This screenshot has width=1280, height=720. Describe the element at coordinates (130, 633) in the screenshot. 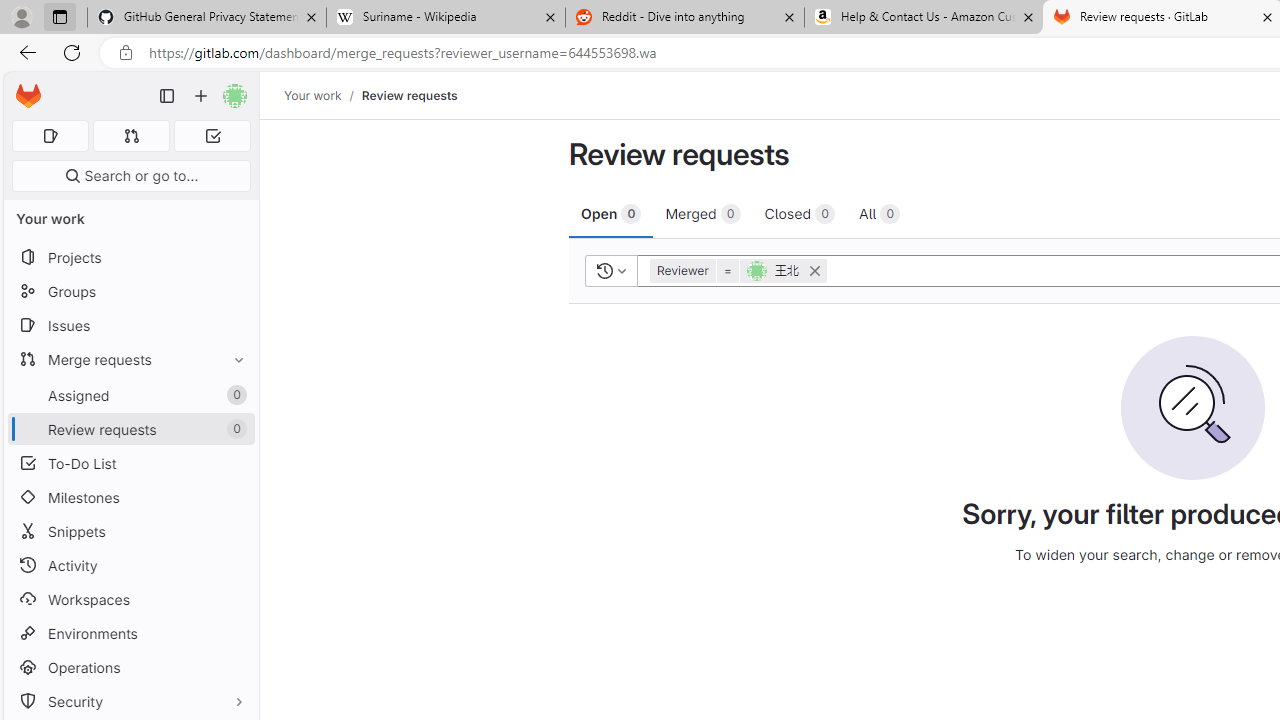

I see `'Environments'` at that location.